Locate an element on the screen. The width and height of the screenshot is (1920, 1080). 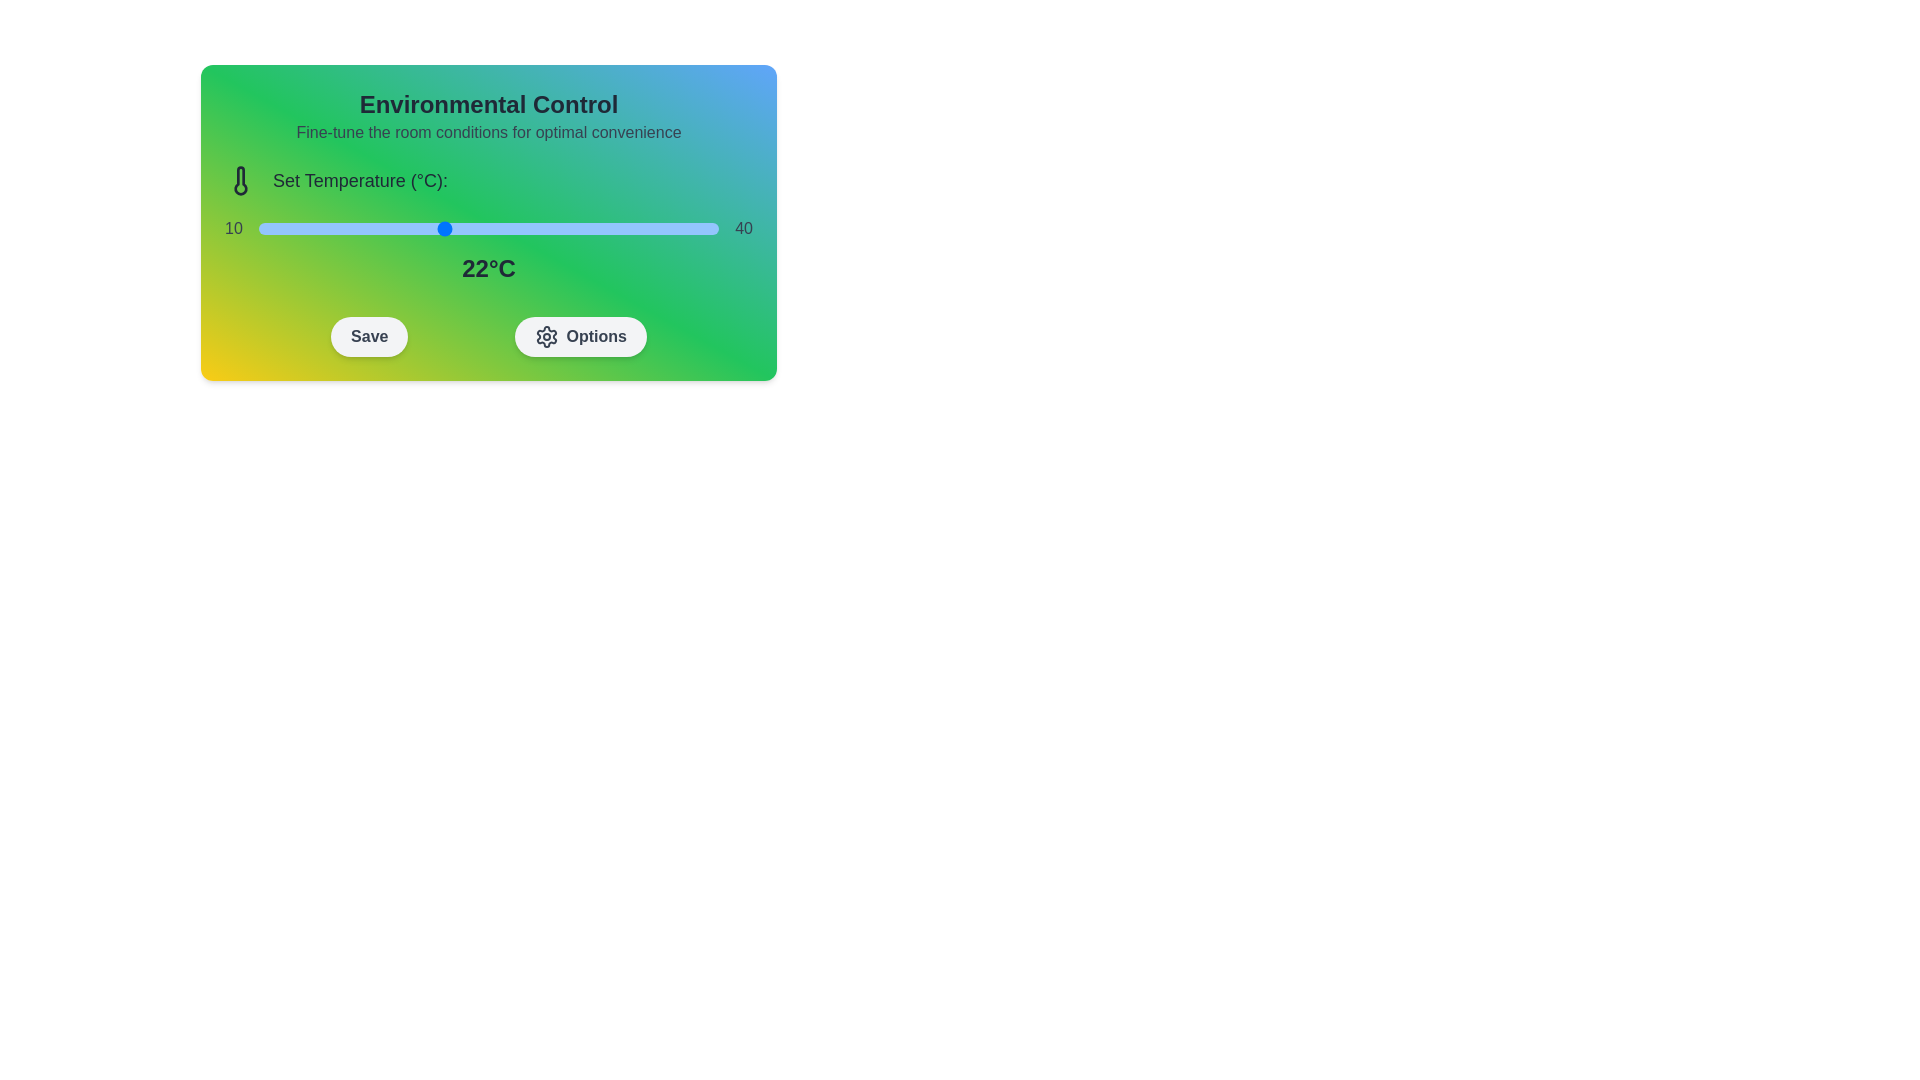
the temperature is located at coordinates (335, 227).